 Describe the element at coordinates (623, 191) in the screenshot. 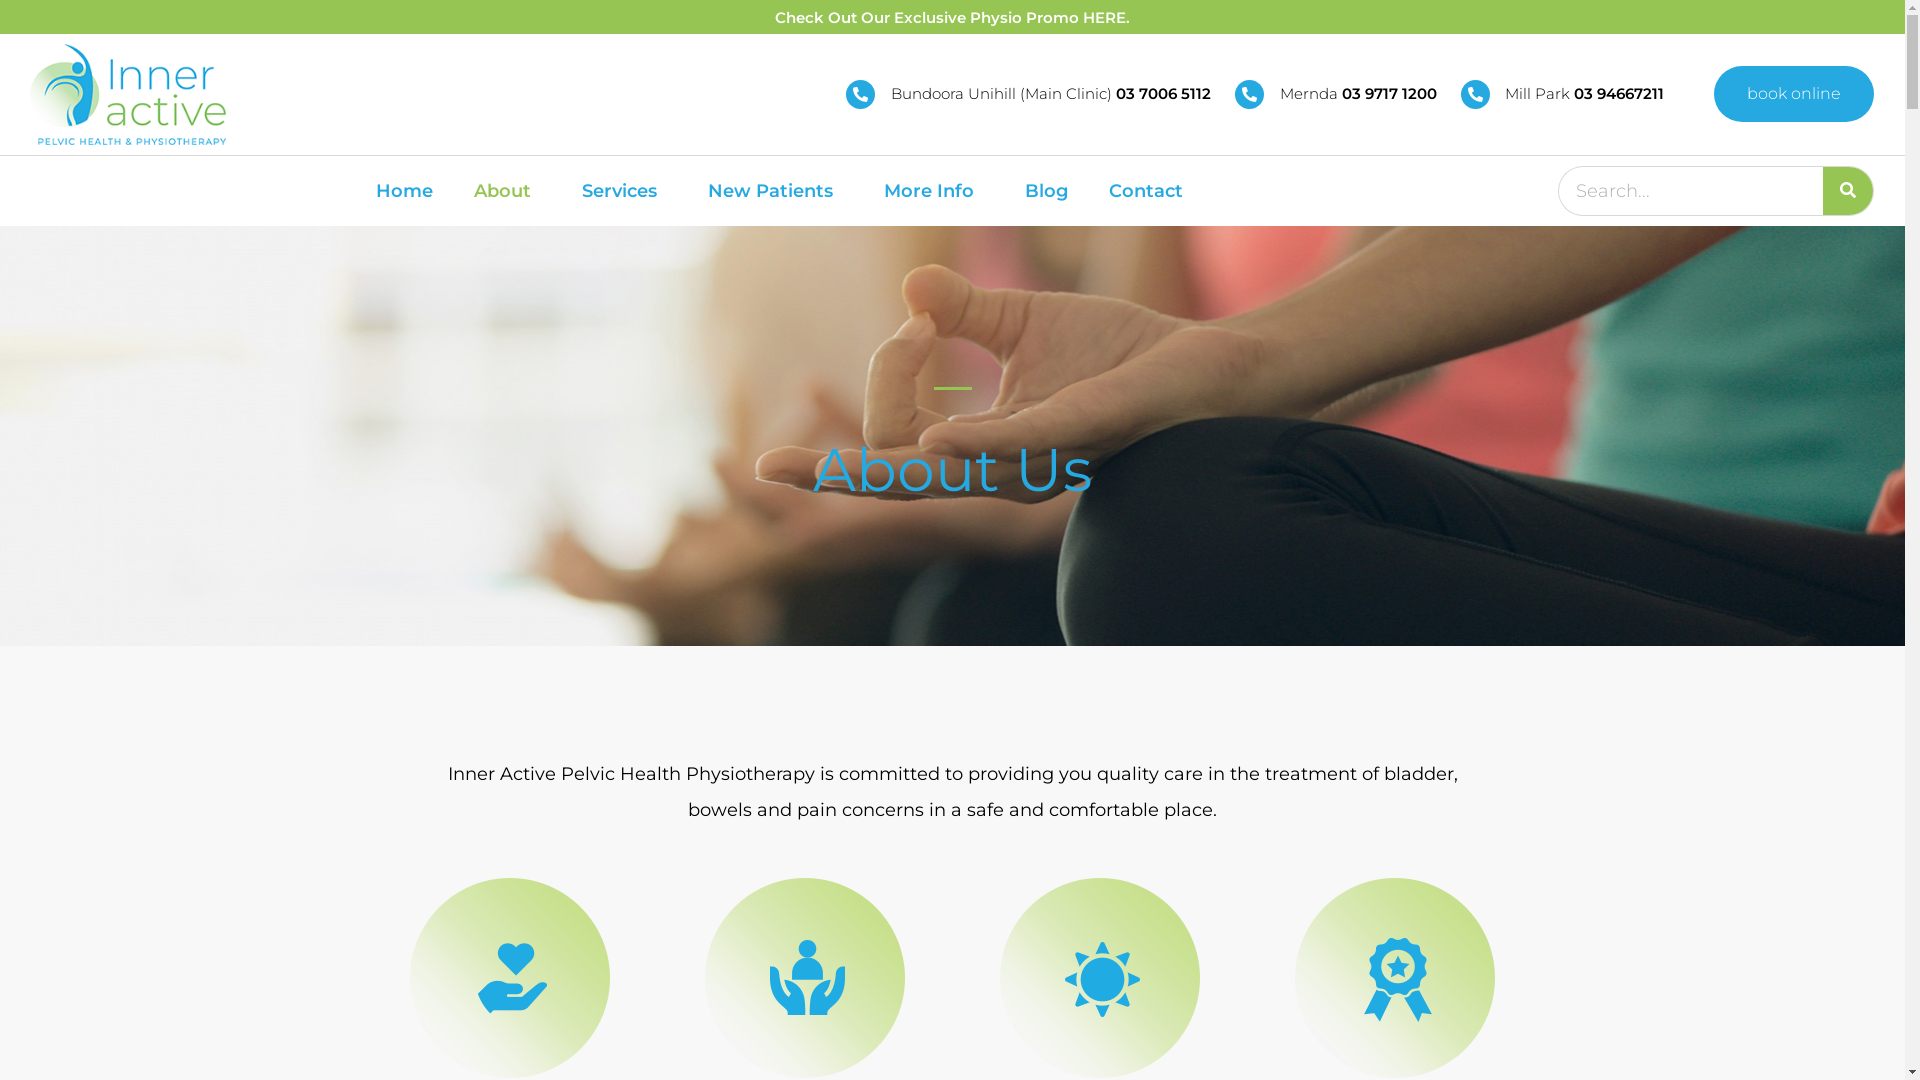

I see `'Services'` at that location.